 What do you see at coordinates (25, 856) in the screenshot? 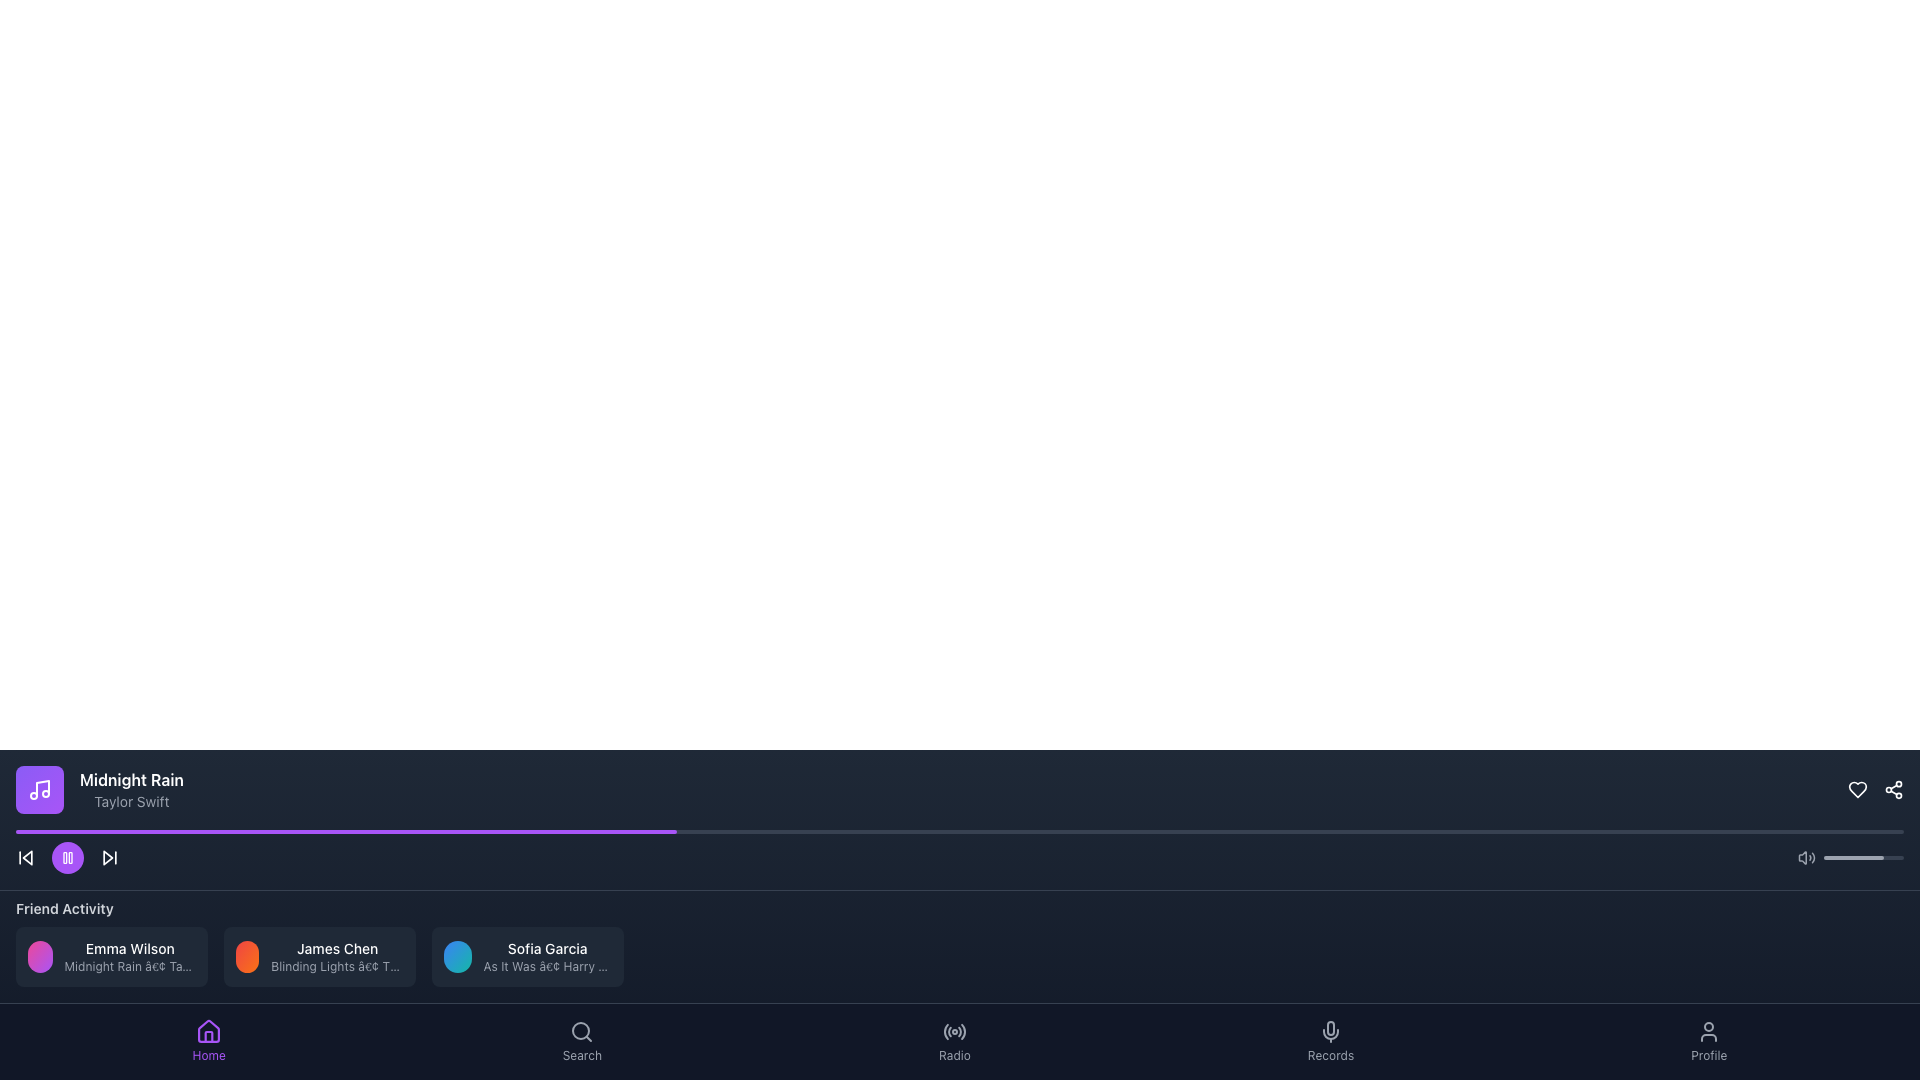
I see `the skip-backward button positioned at the far left of the media control section in the player bar to rewind to the previous track` at bounding box center [25, 856].